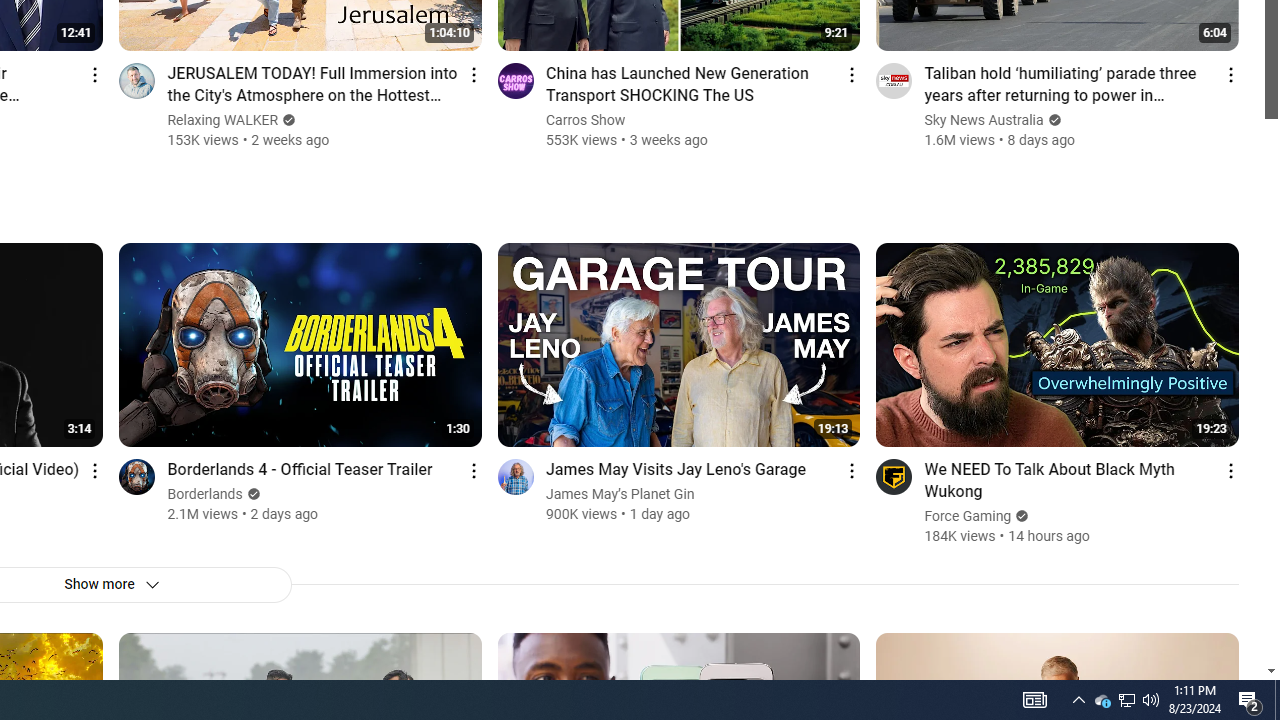 The width and height of the screenshot is (1280, 720). I want to click on 'Action menu', so click(1229, 470).